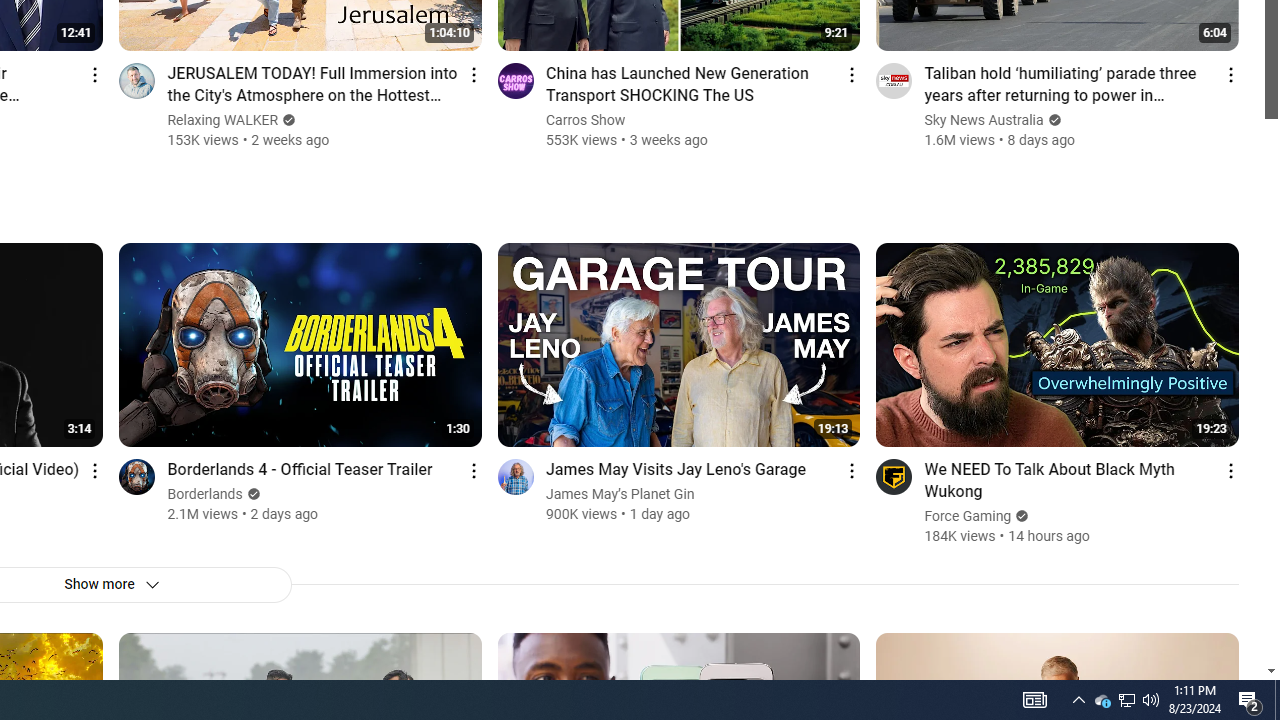 The width and height of the screenshot is (1280, 720). I want to click on 'Action menu', so click(1229, 470).